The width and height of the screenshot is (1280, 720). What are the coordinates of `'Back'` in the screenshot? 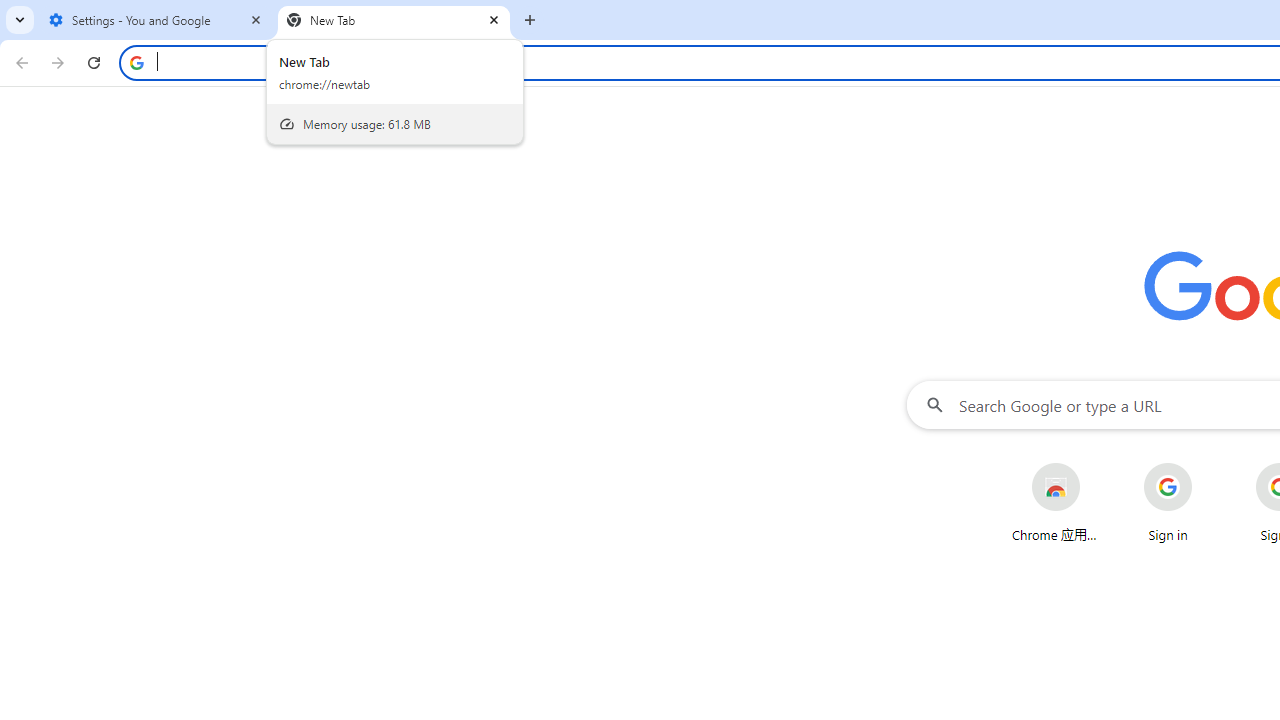 It's located at (19, 61).